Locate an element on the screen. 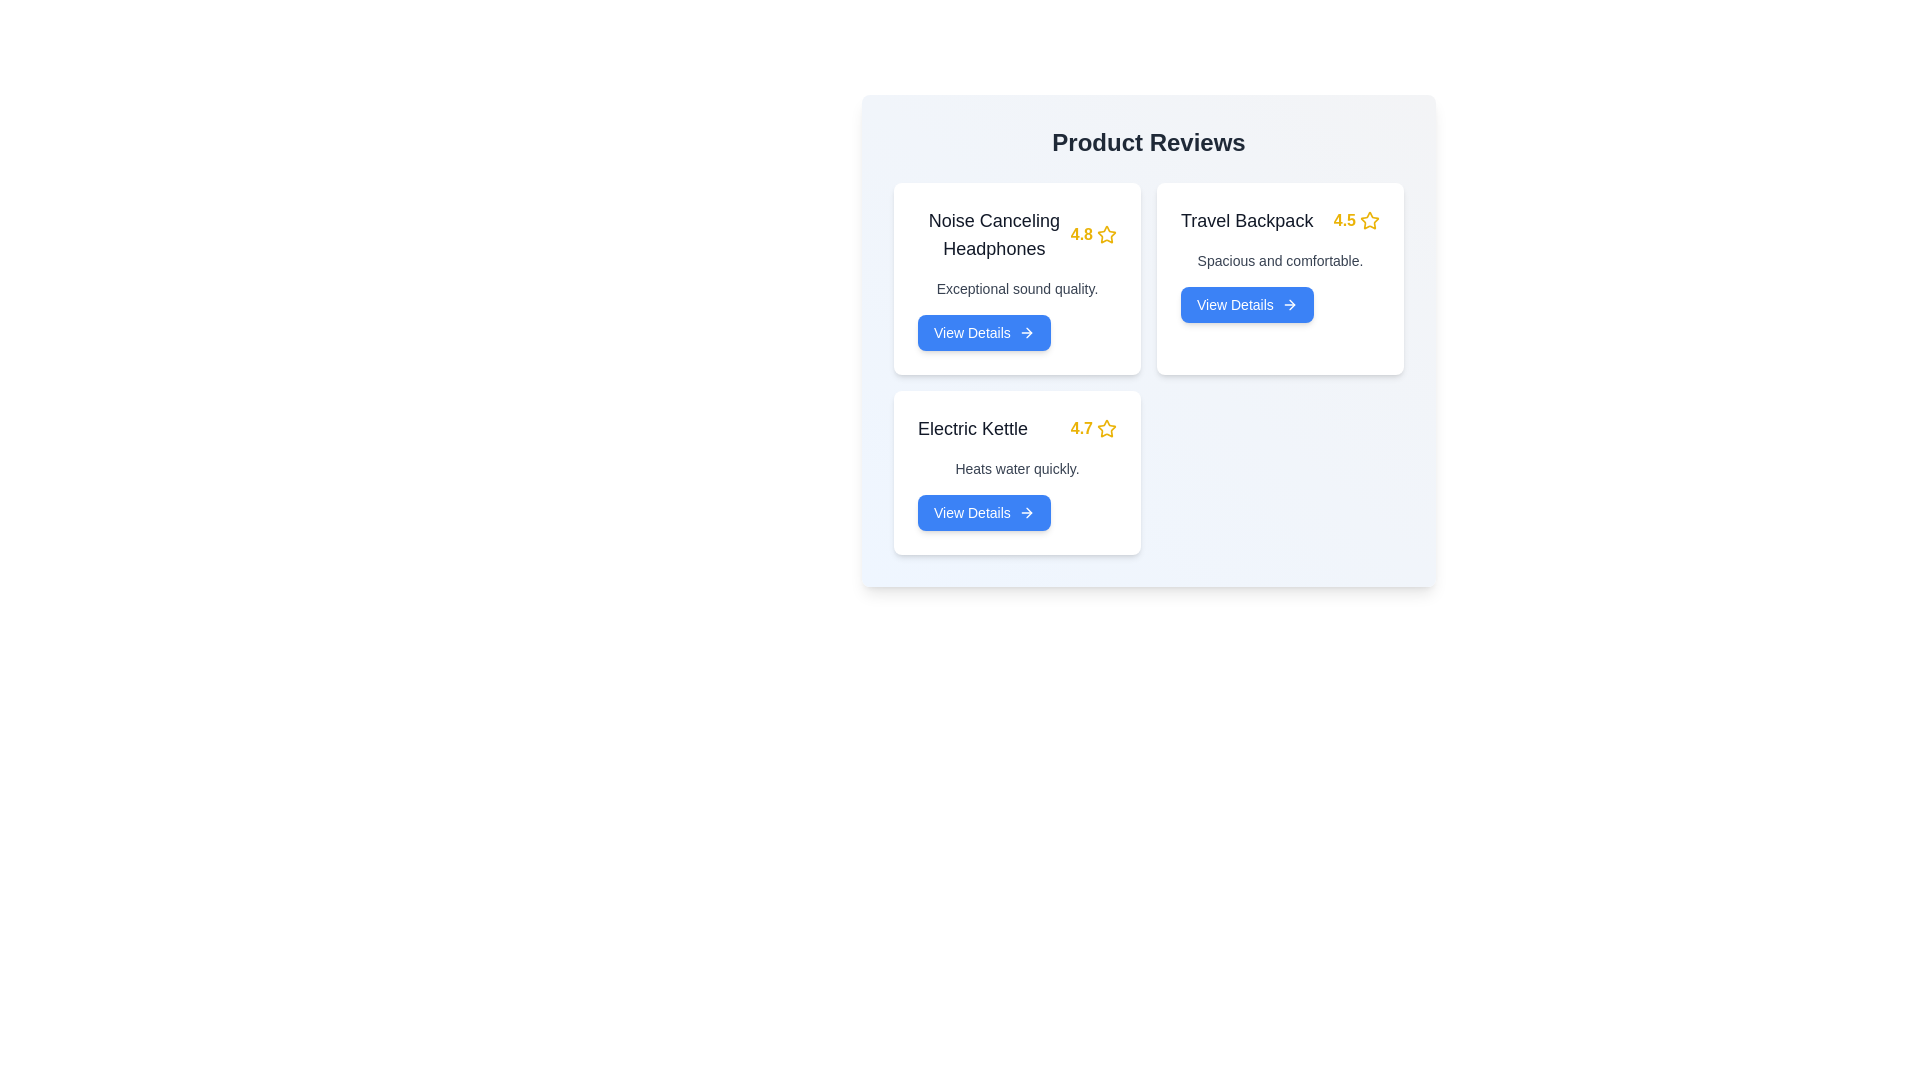  'View Details' button for the product identified by Electric Kettle is located at coordinates (984, 512).